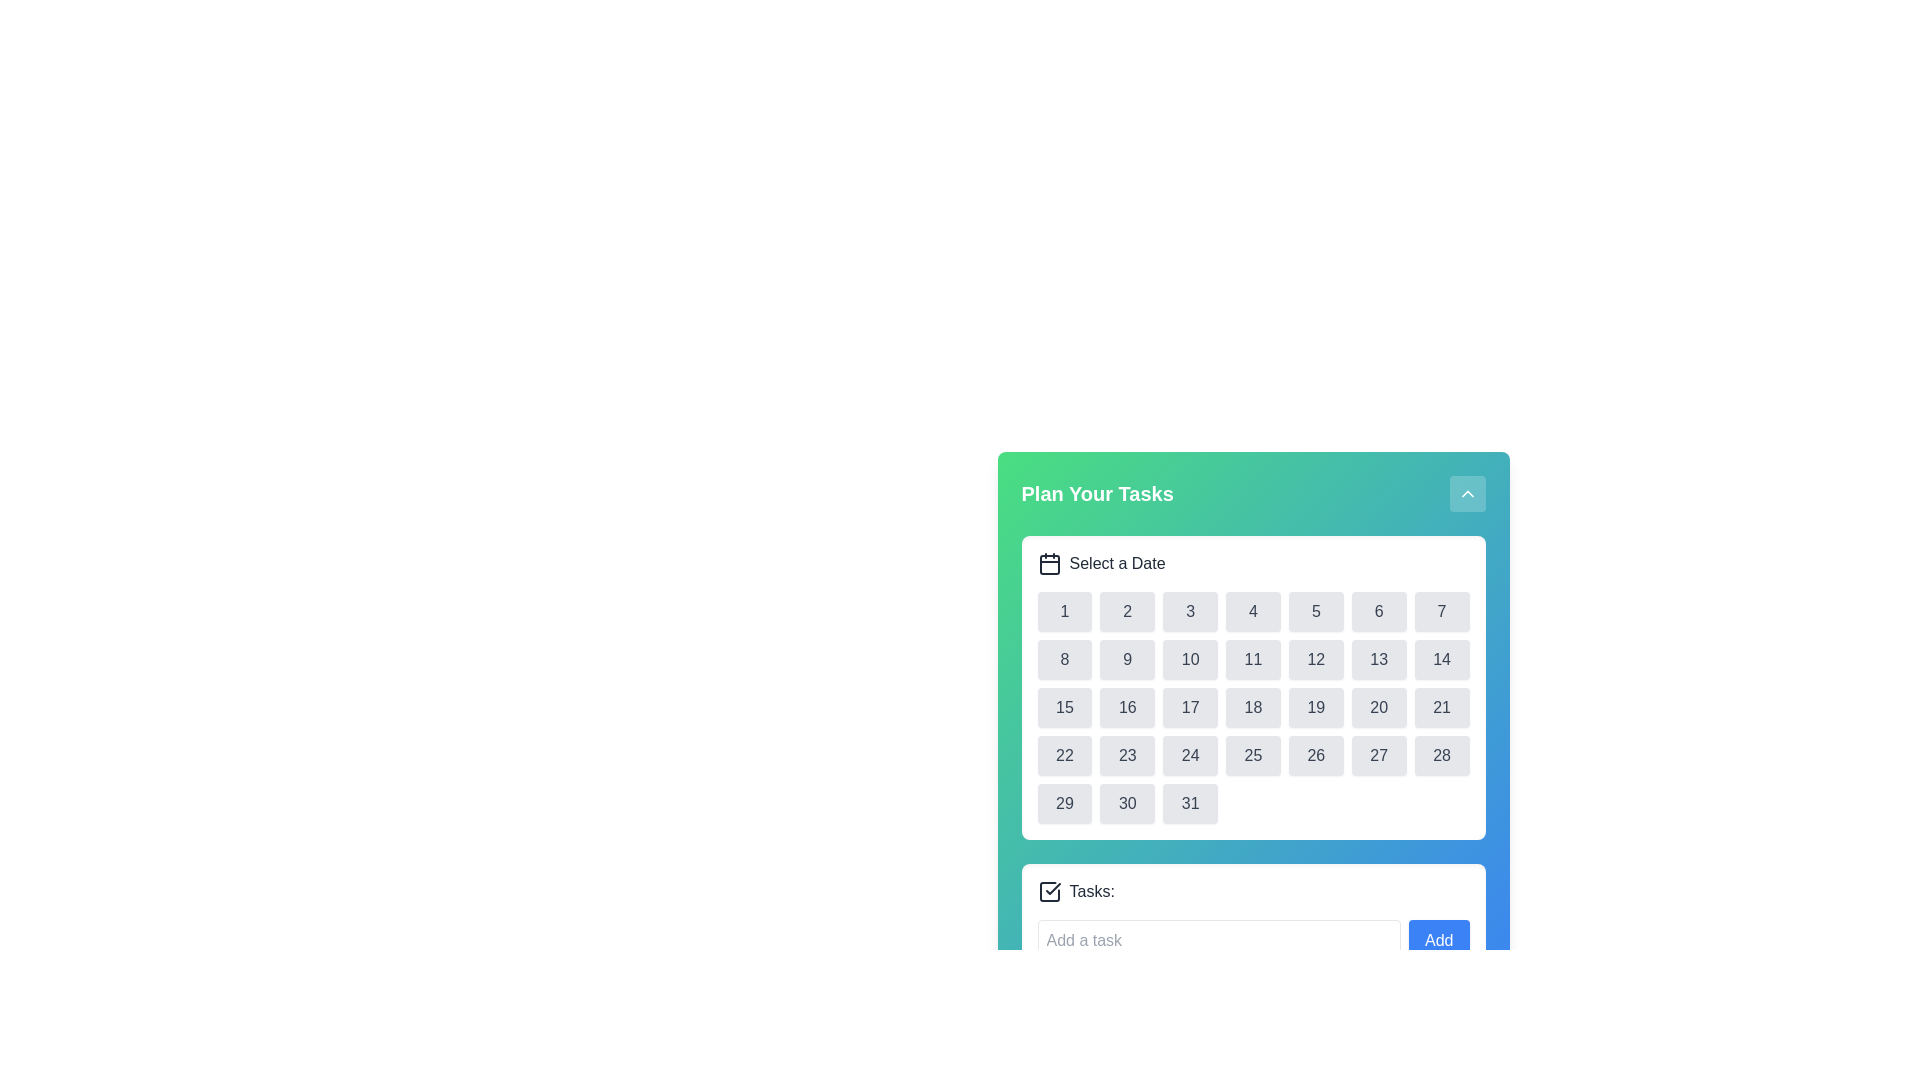 The width and height of the screenshot is (1920, 1080). What do you see at coordinates (1316, 611) in the screenshot?
I see `the rounded rectangular button displaying the number '5' in dark gray` at bounding box center [1316, 611].